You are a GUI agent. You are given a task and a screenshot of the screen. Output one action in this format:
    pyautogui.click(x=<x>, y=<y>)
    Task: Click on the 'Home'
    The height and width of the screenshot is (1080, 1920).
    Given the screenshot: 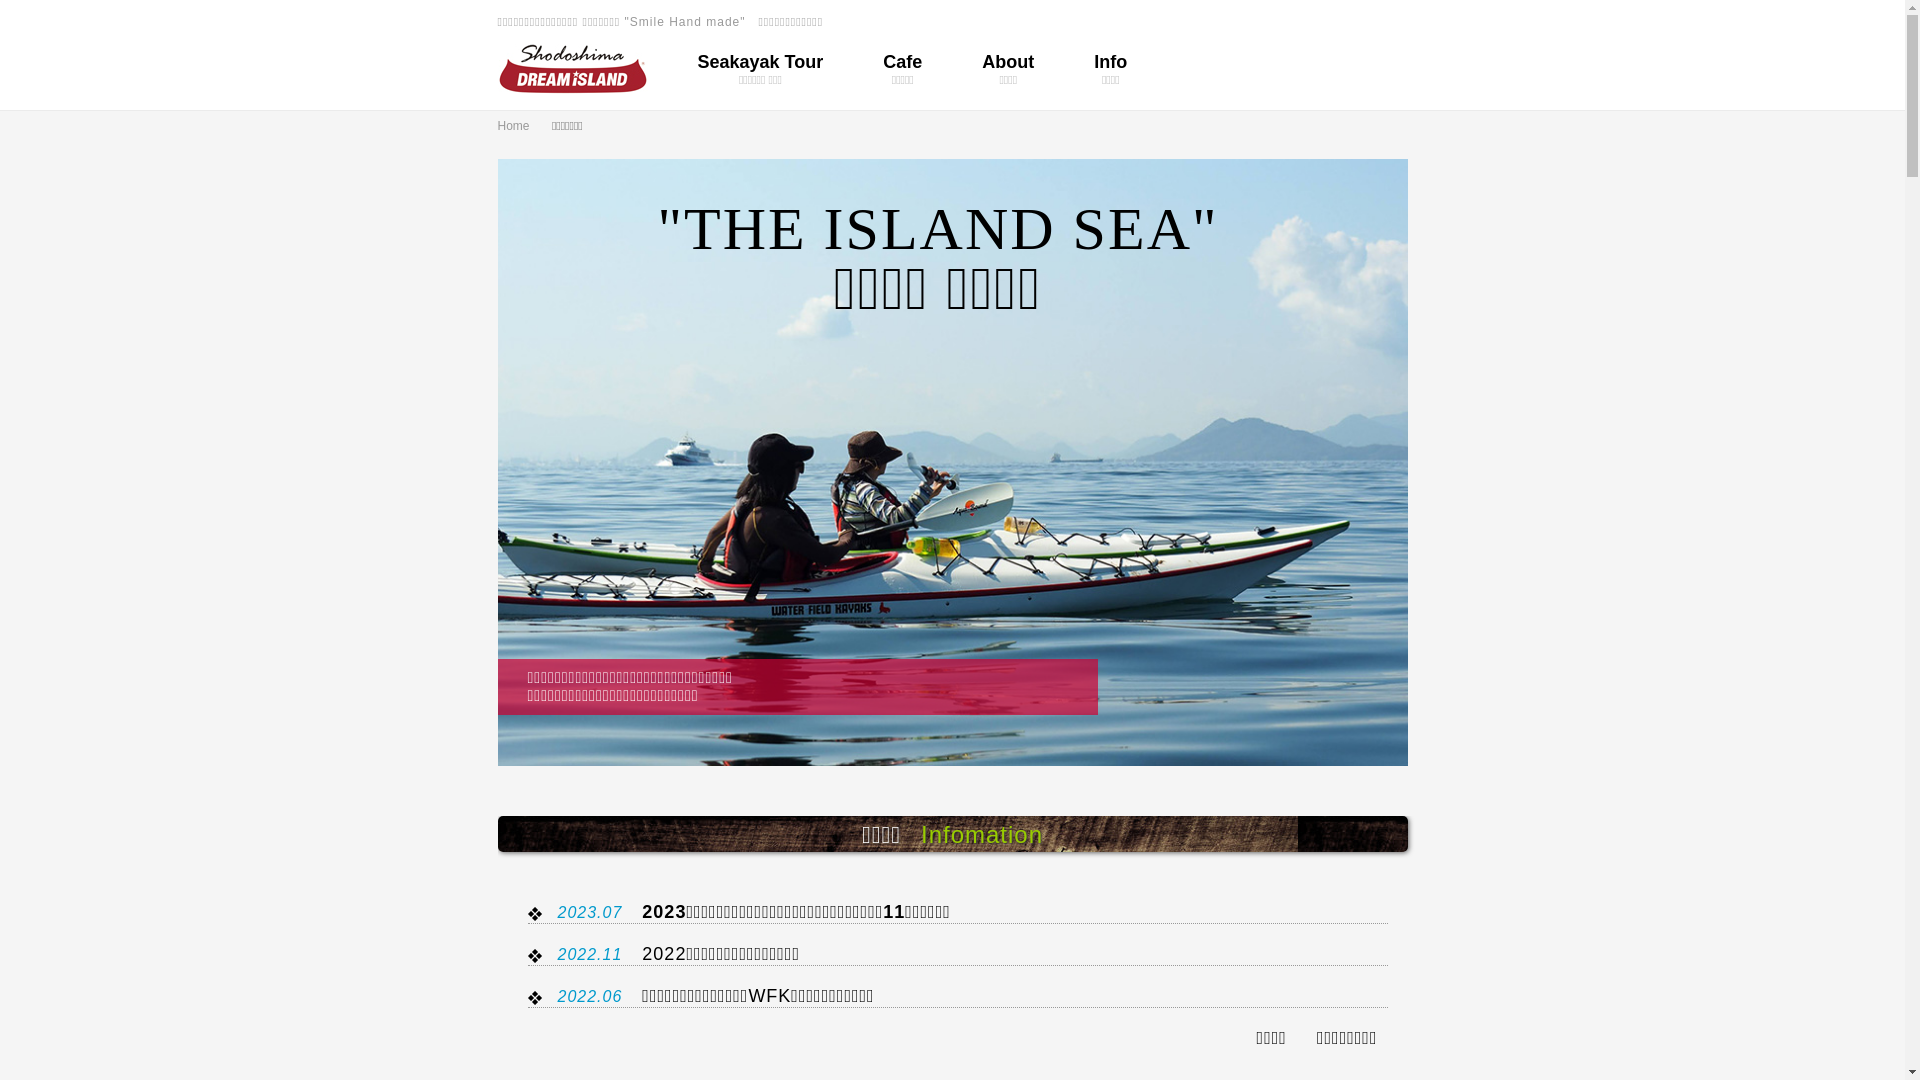 What is the action you would take?
    pyautogui.click(x=523, y=126)
    